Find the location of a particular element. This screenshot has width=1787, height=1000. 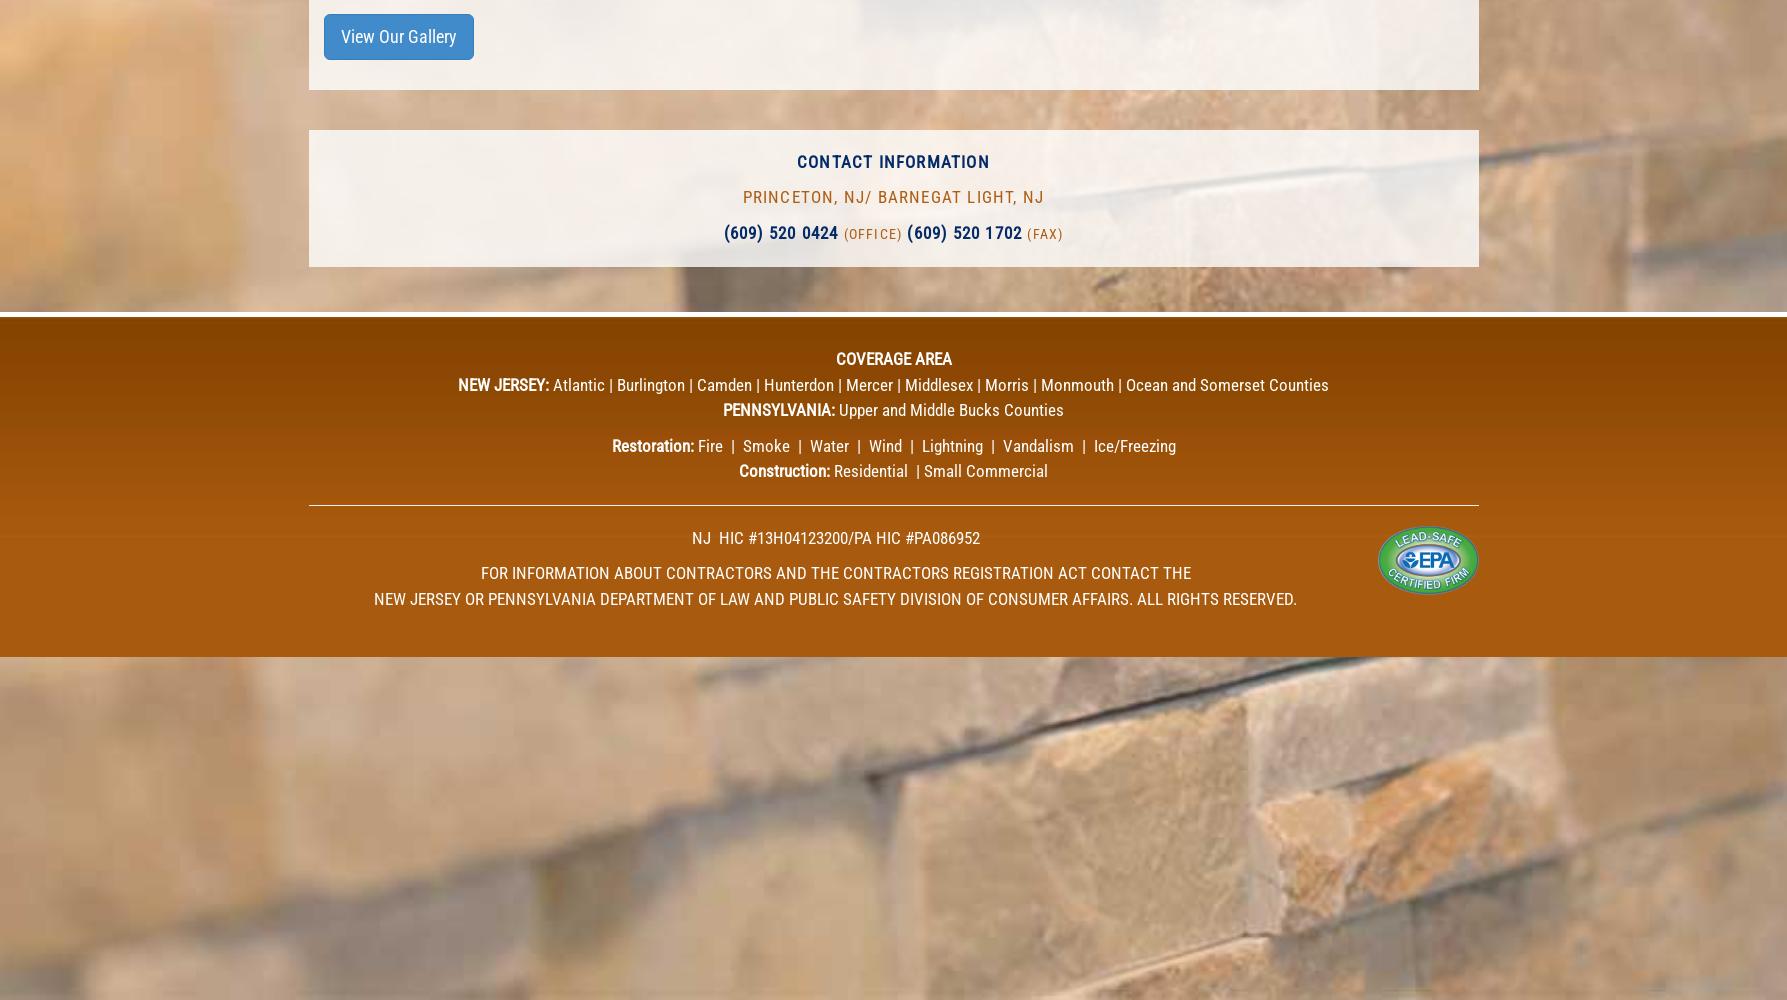

'Restoration:' is located at coordinates (651, 444).